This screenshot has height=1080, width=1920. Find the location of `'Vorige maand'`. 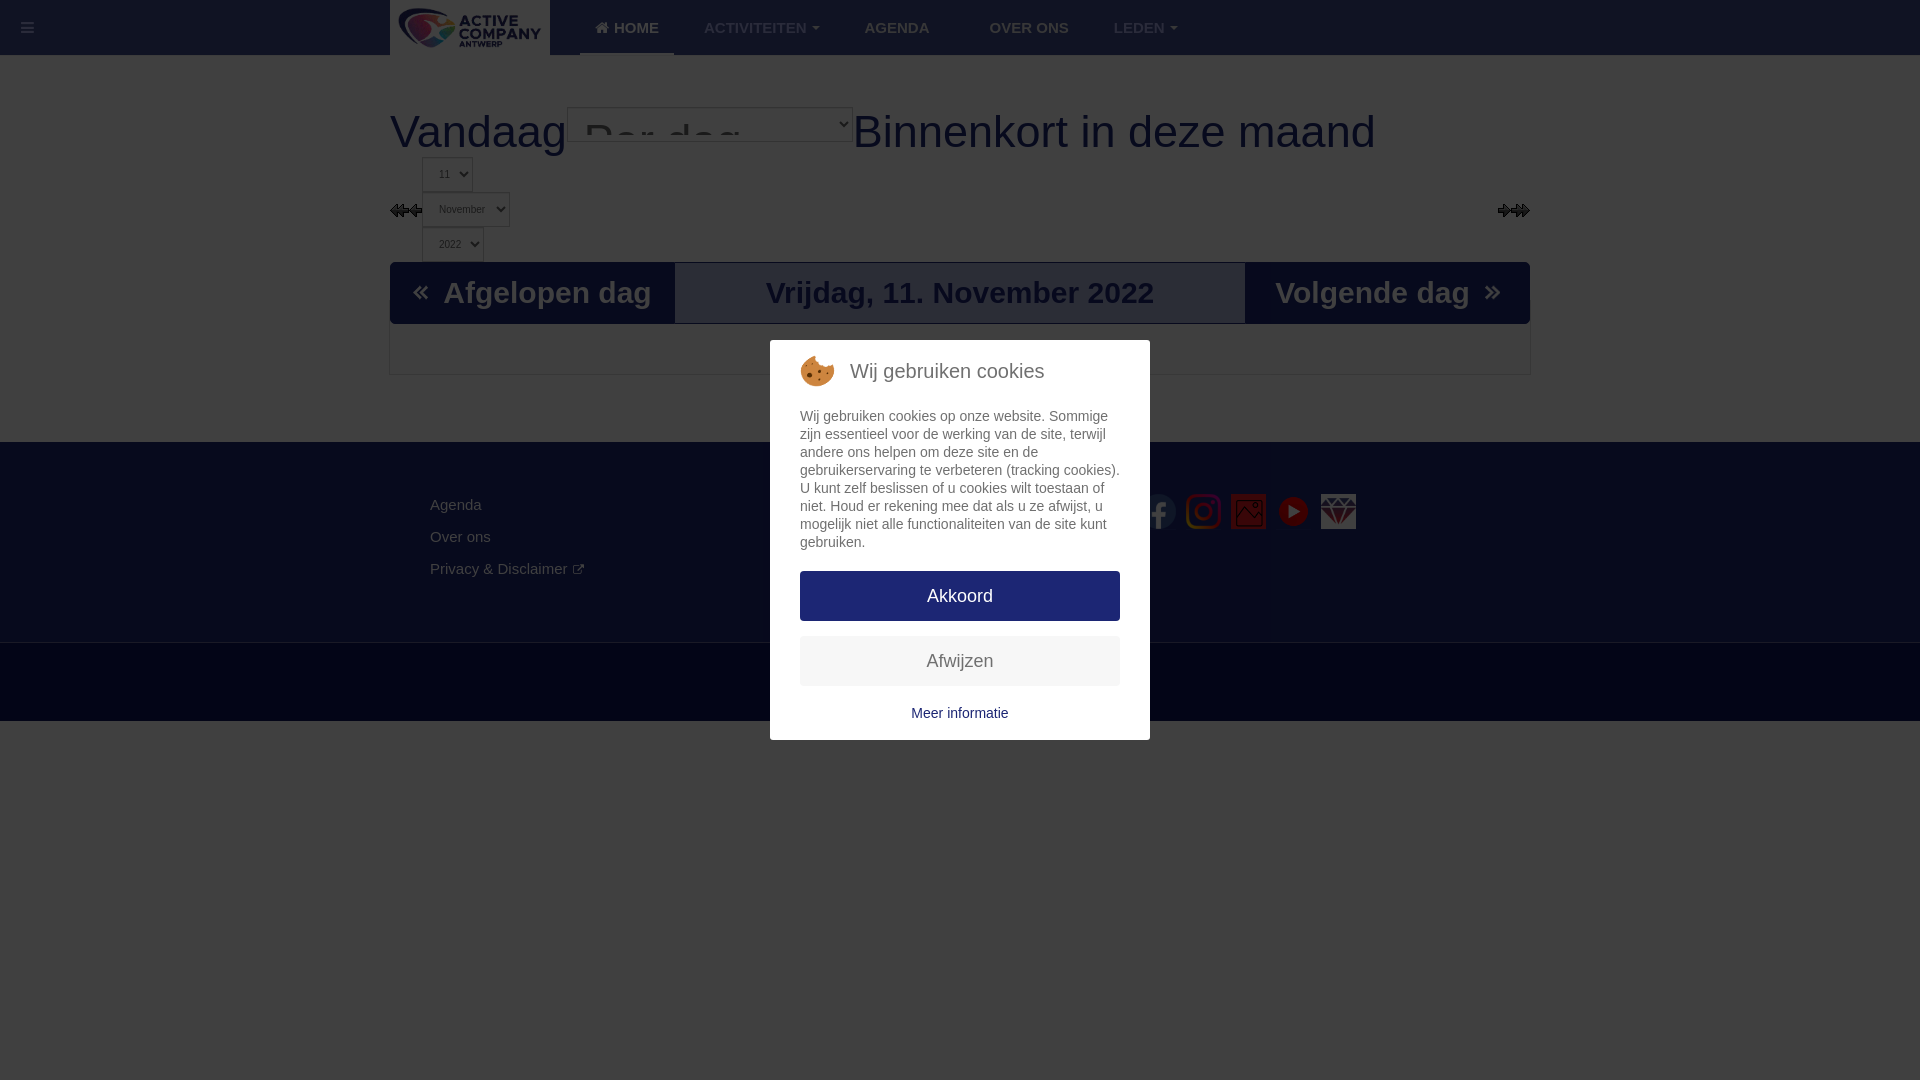

'Vorige maand' is located at coordinates (389, 208).